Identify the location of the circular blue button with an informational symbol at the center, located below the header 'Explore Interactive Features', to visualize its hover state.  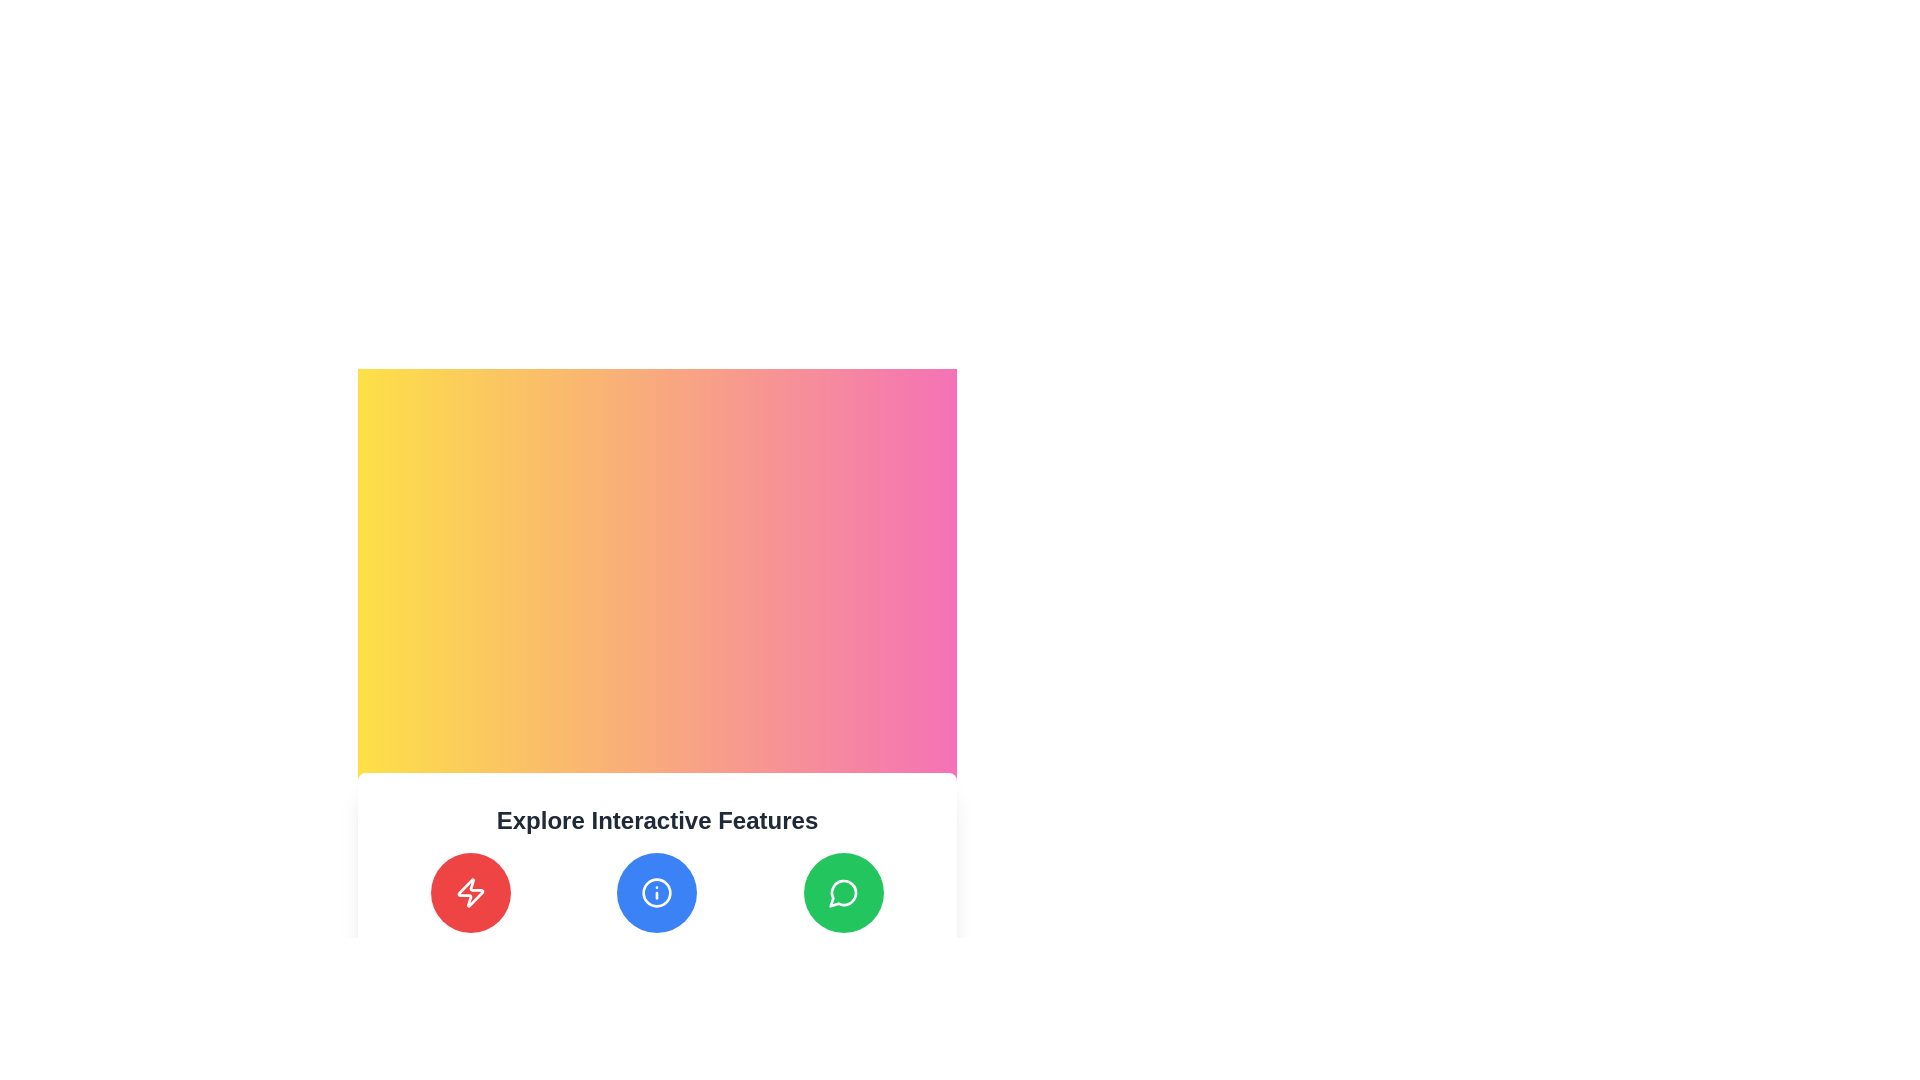
(657, 892).